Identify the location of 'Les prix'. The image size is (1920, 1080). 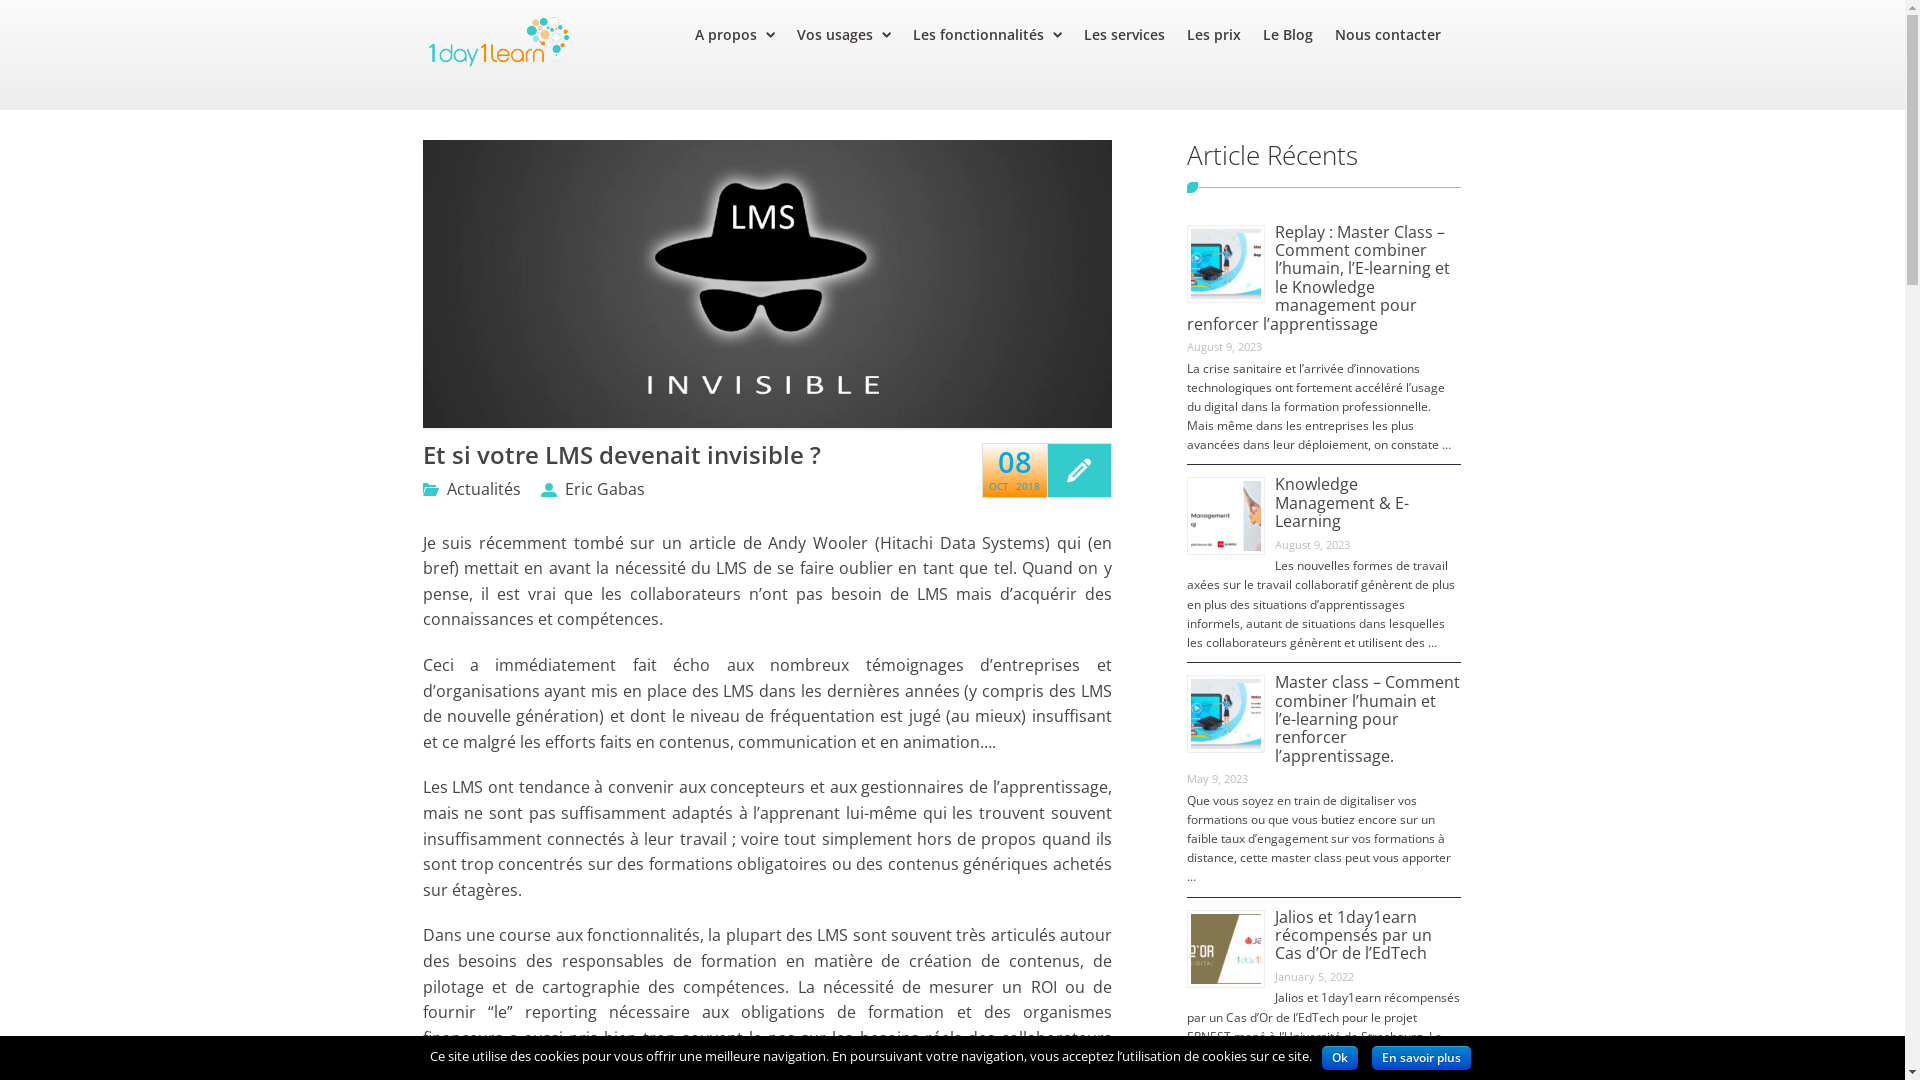
(1223, 34).